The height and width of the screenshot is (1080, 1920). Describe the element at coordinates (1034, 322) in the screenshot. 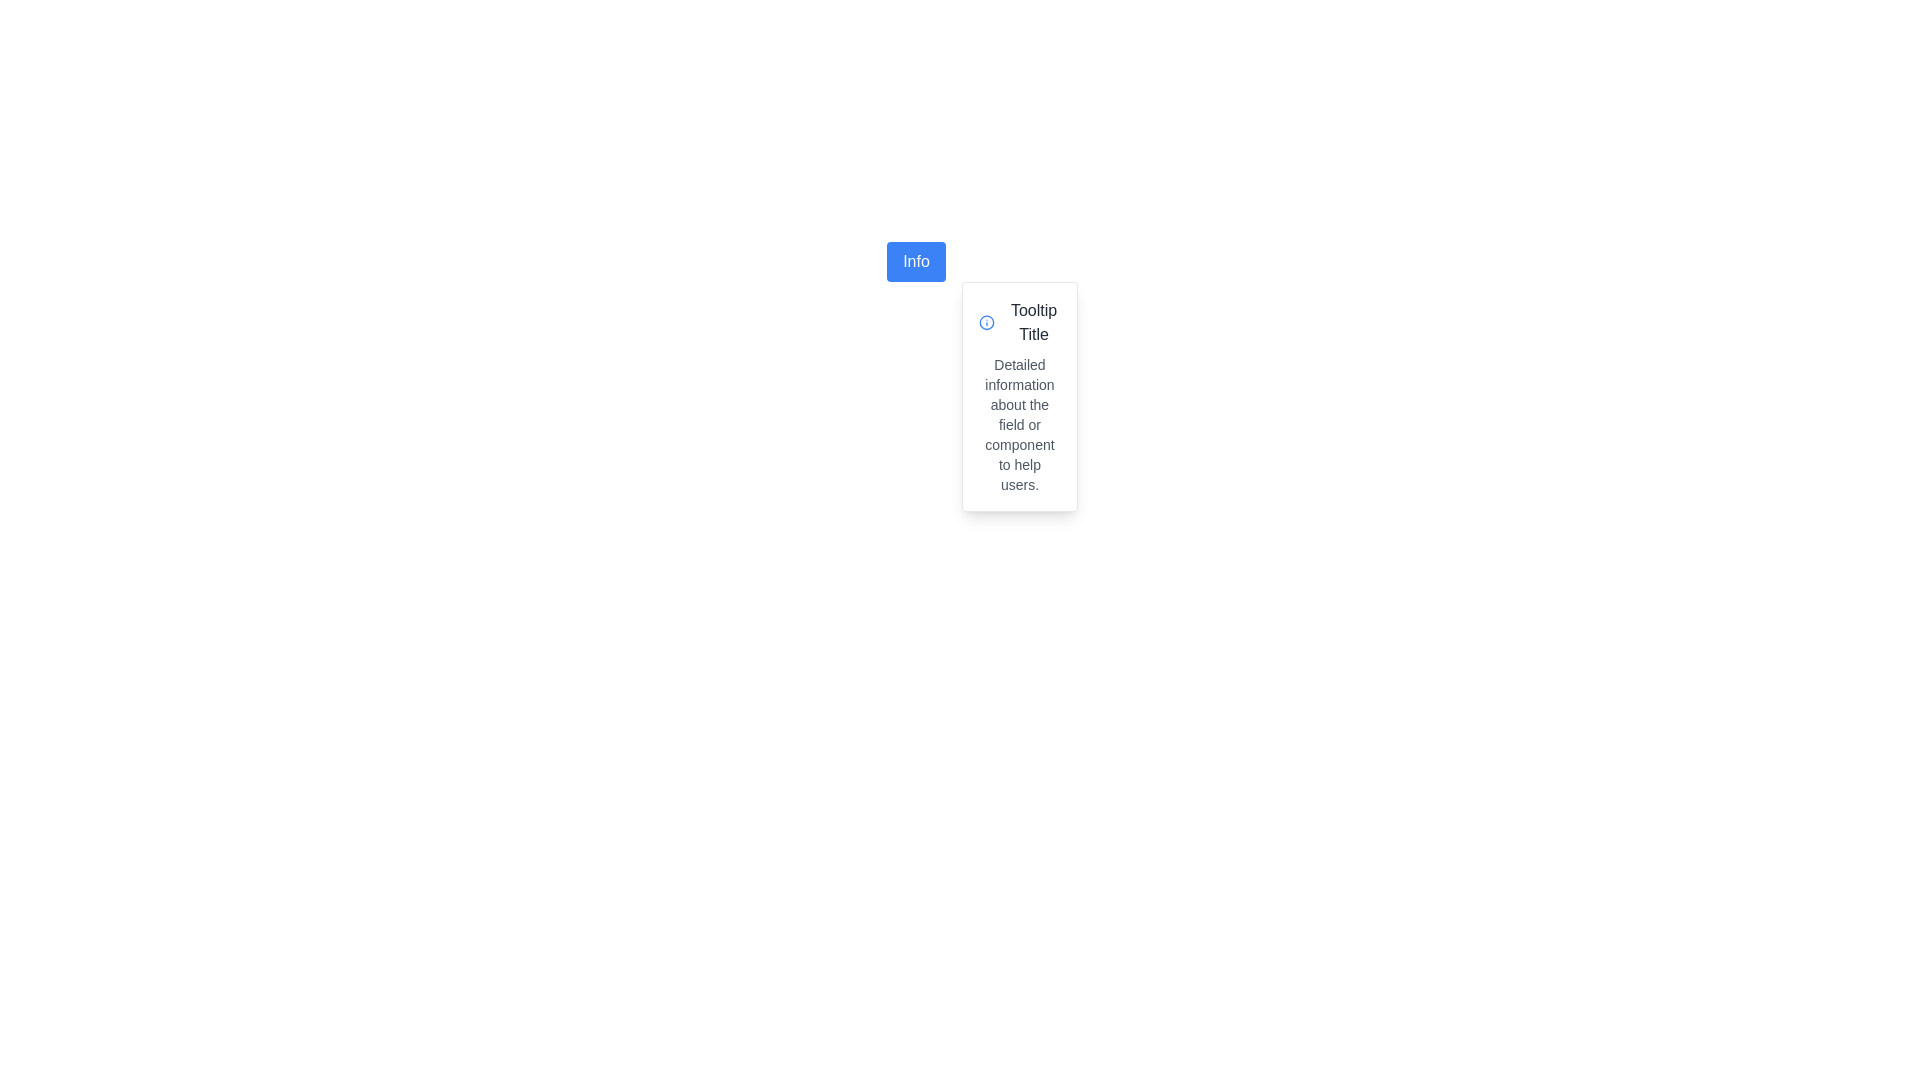

I see `the static text label displaying 'Tooltip Title' situated in a tooltip-like box below the 'Info' label` at that location.